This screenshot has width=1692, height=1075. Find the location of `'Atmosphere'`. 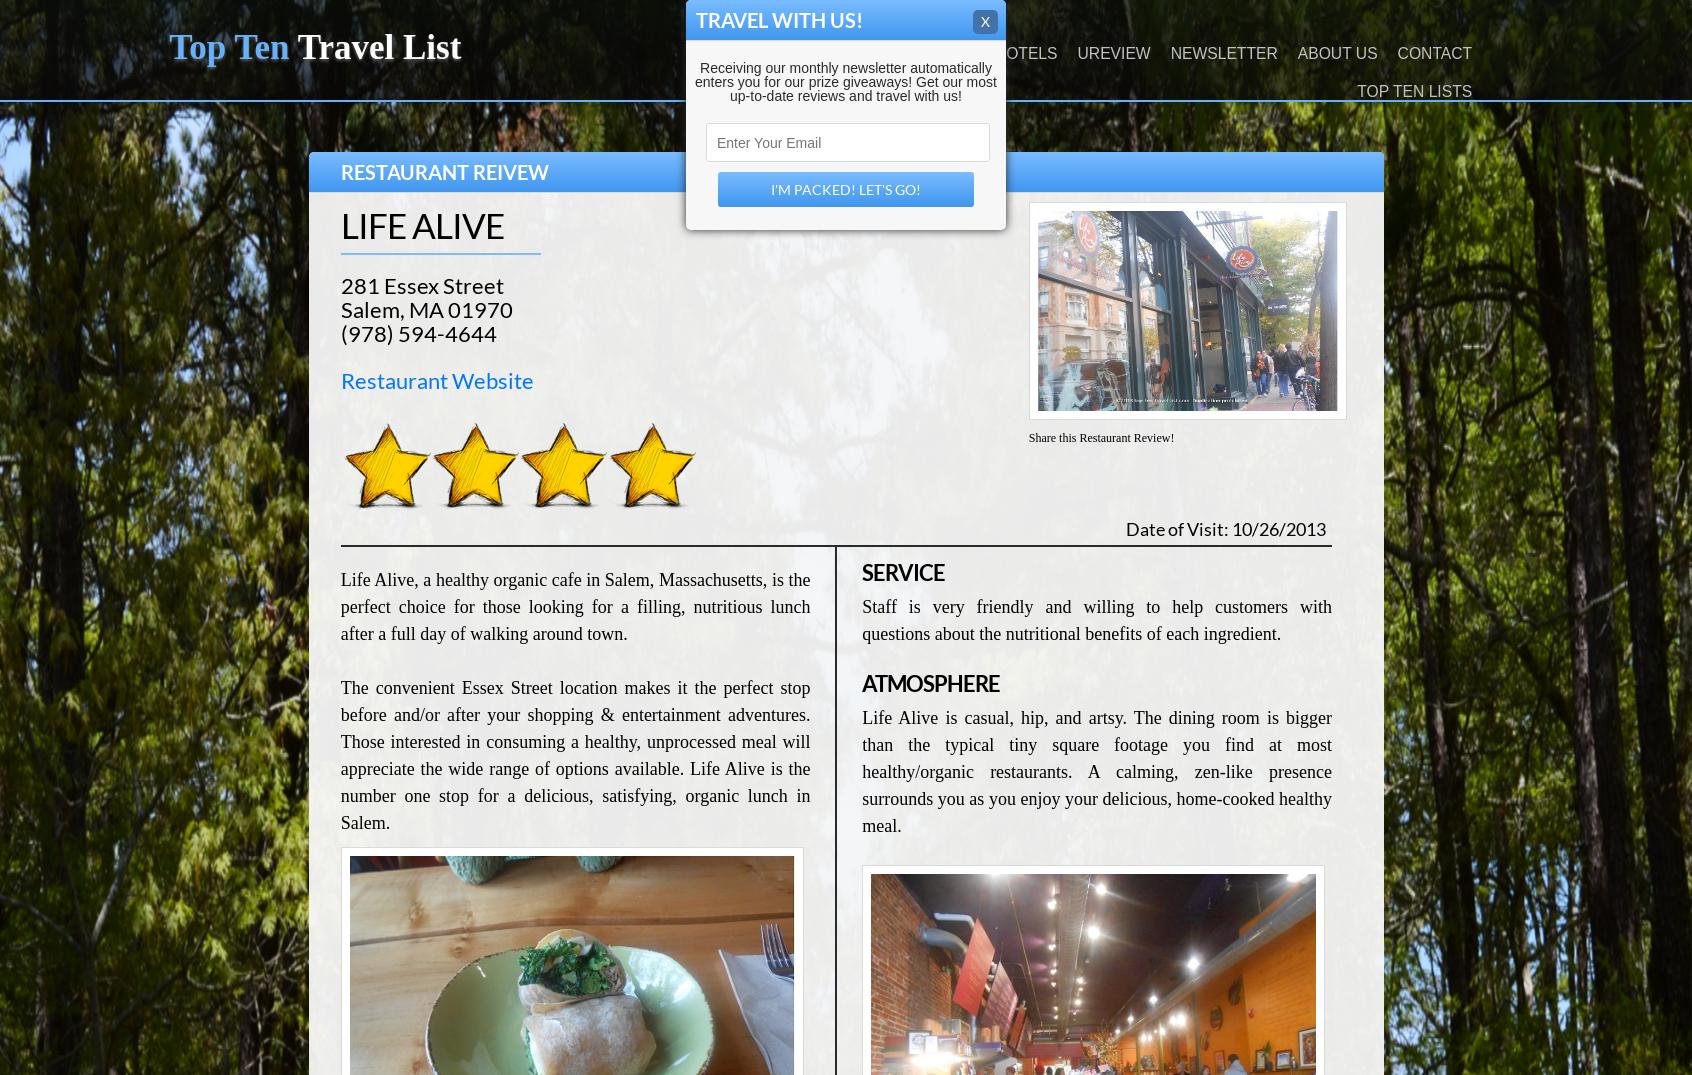

'Atmosphere' is located at coordinates (861, 683).